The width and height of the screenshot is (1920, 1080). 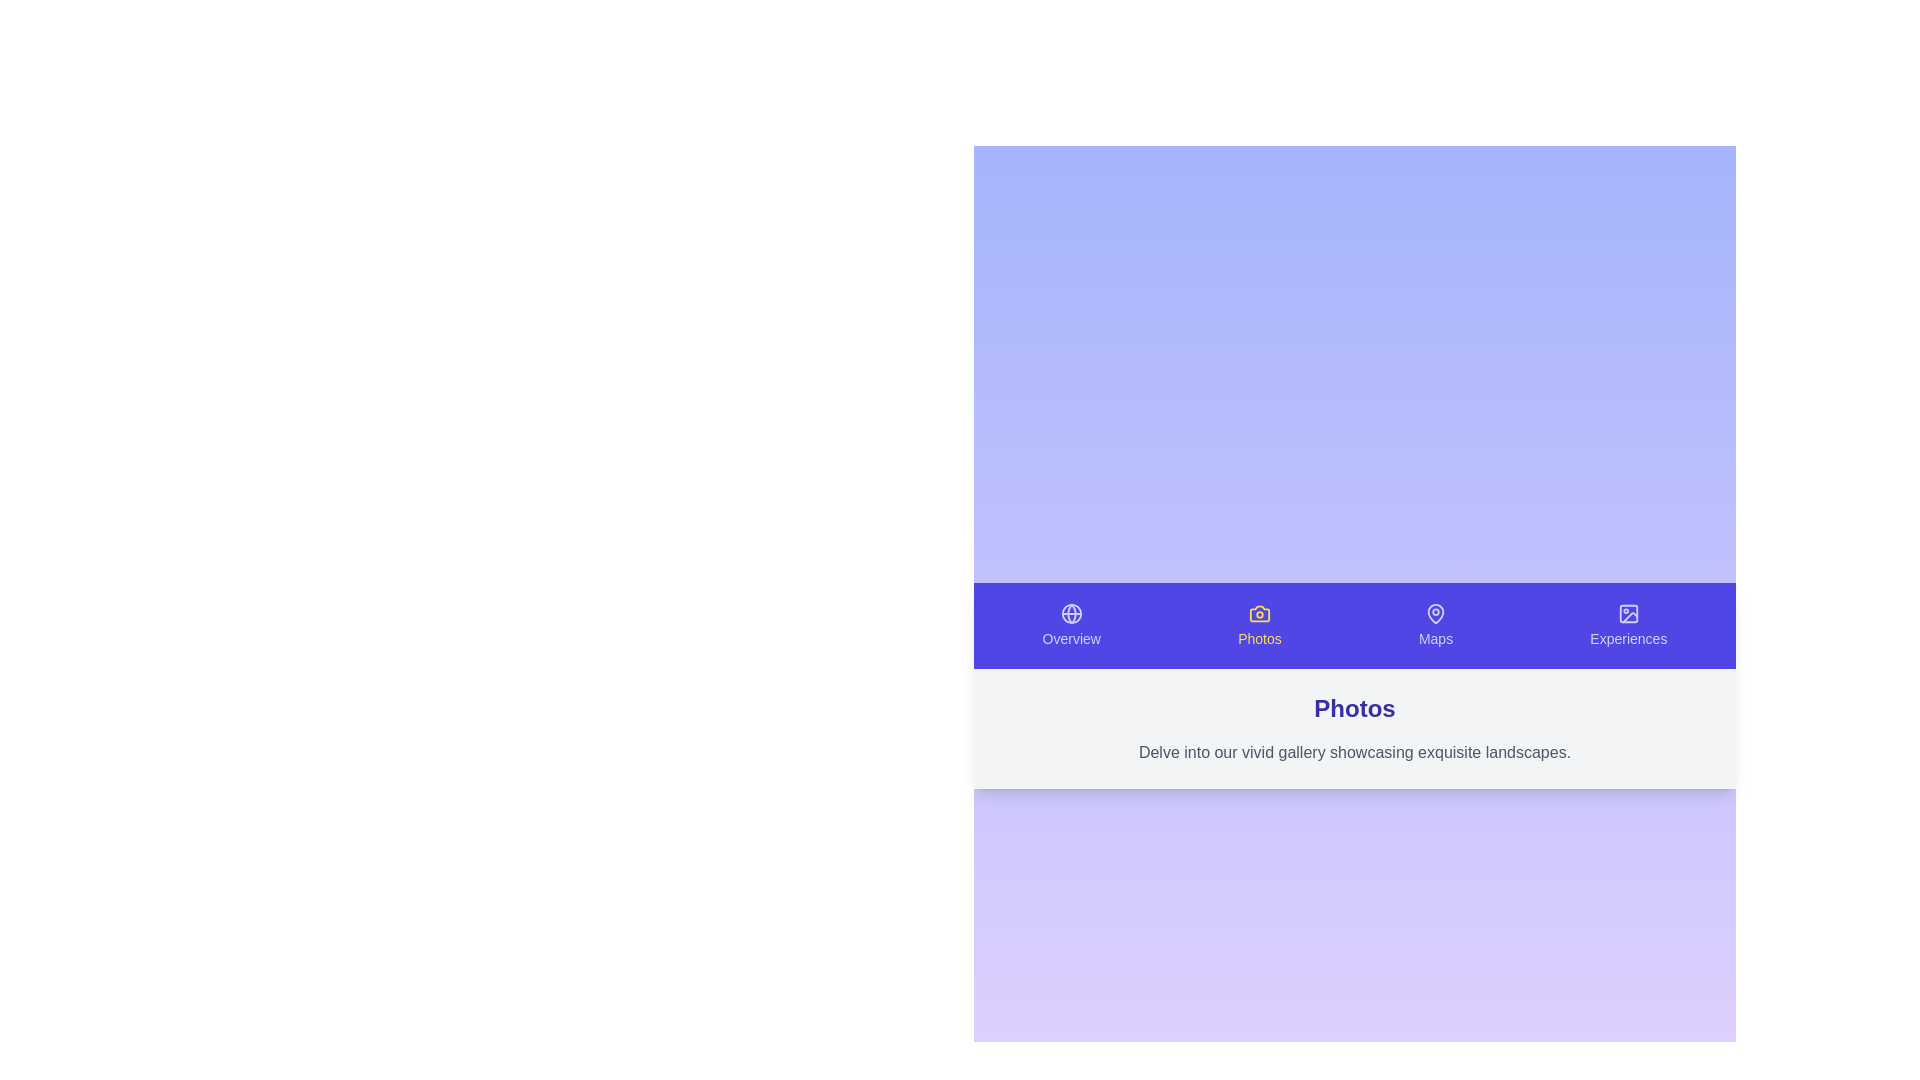 What do you see at coordinates (1628, 624) in the screenshot?
I see `the tab labeled Experiences` at bounding box center [1628, 624].